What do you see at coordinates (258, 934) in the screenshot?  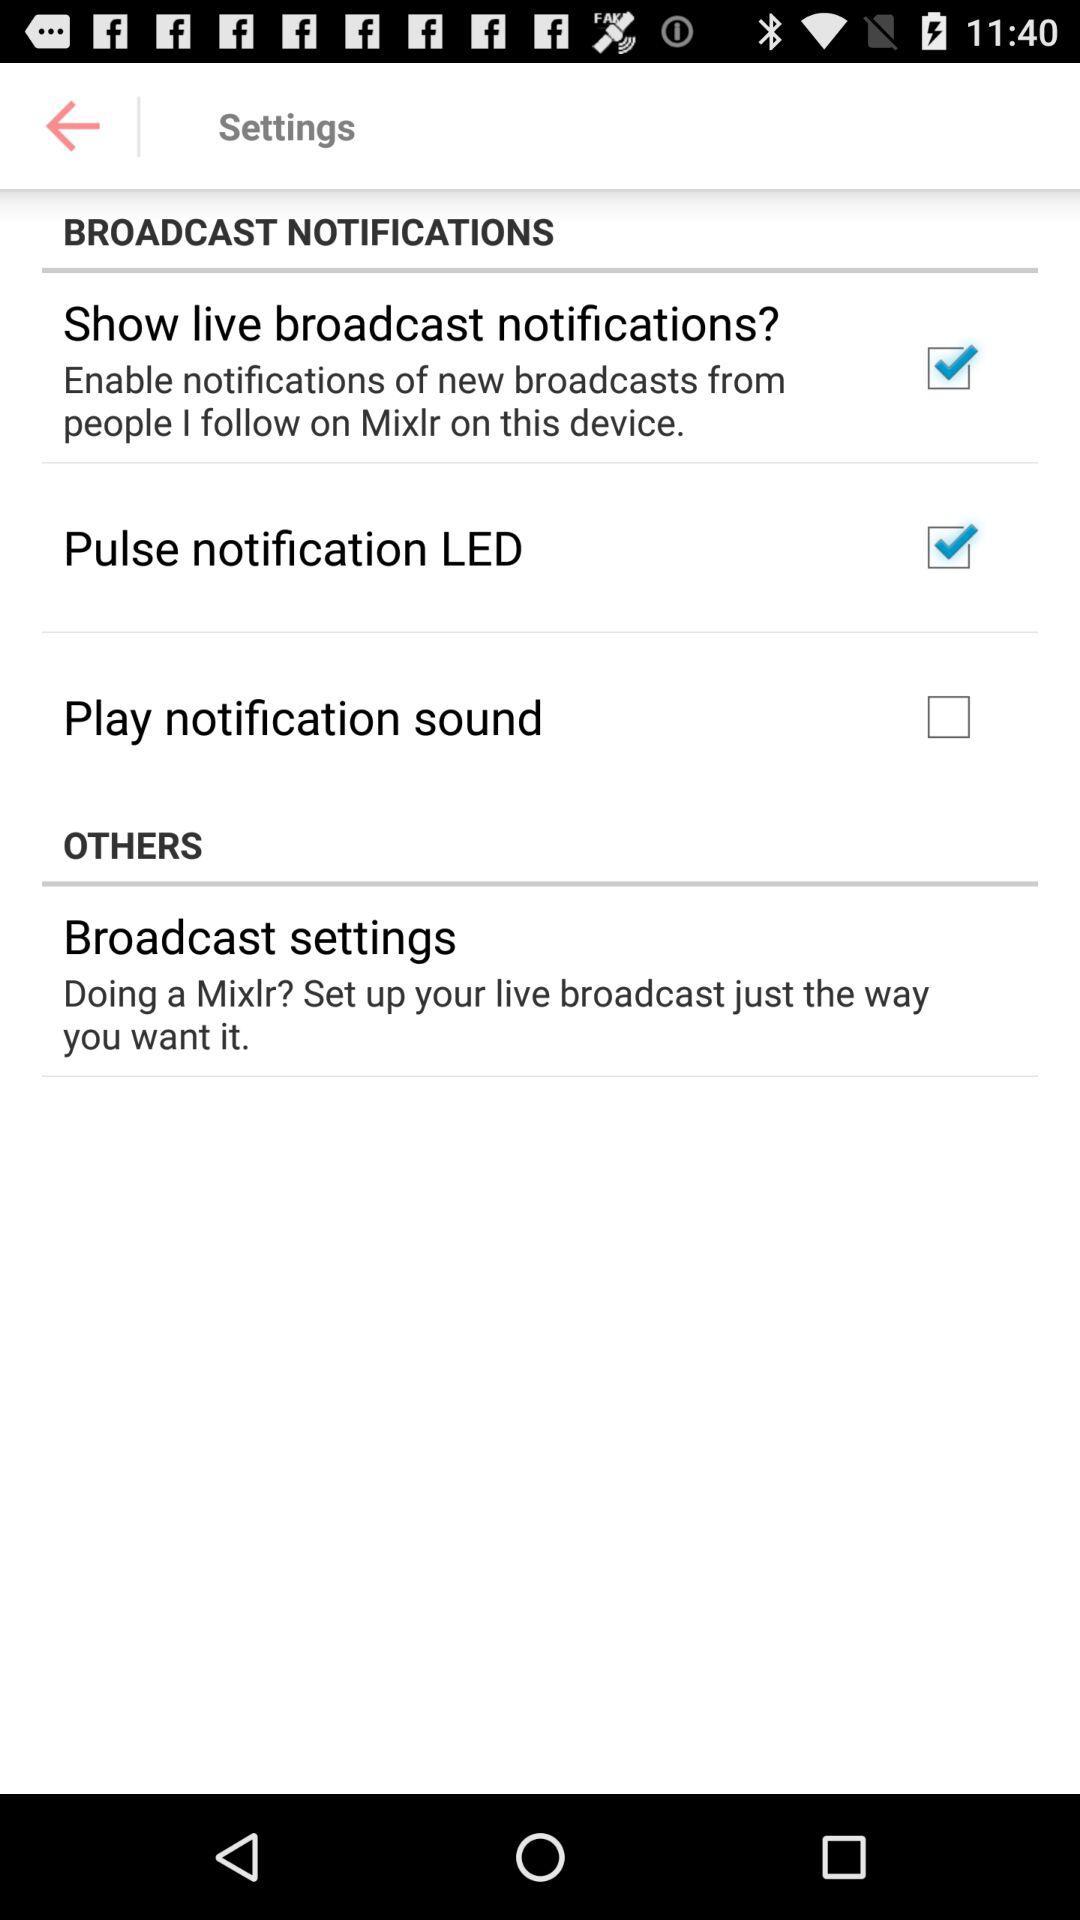 I see `icon below others icon` at bounding box center [258, 934].